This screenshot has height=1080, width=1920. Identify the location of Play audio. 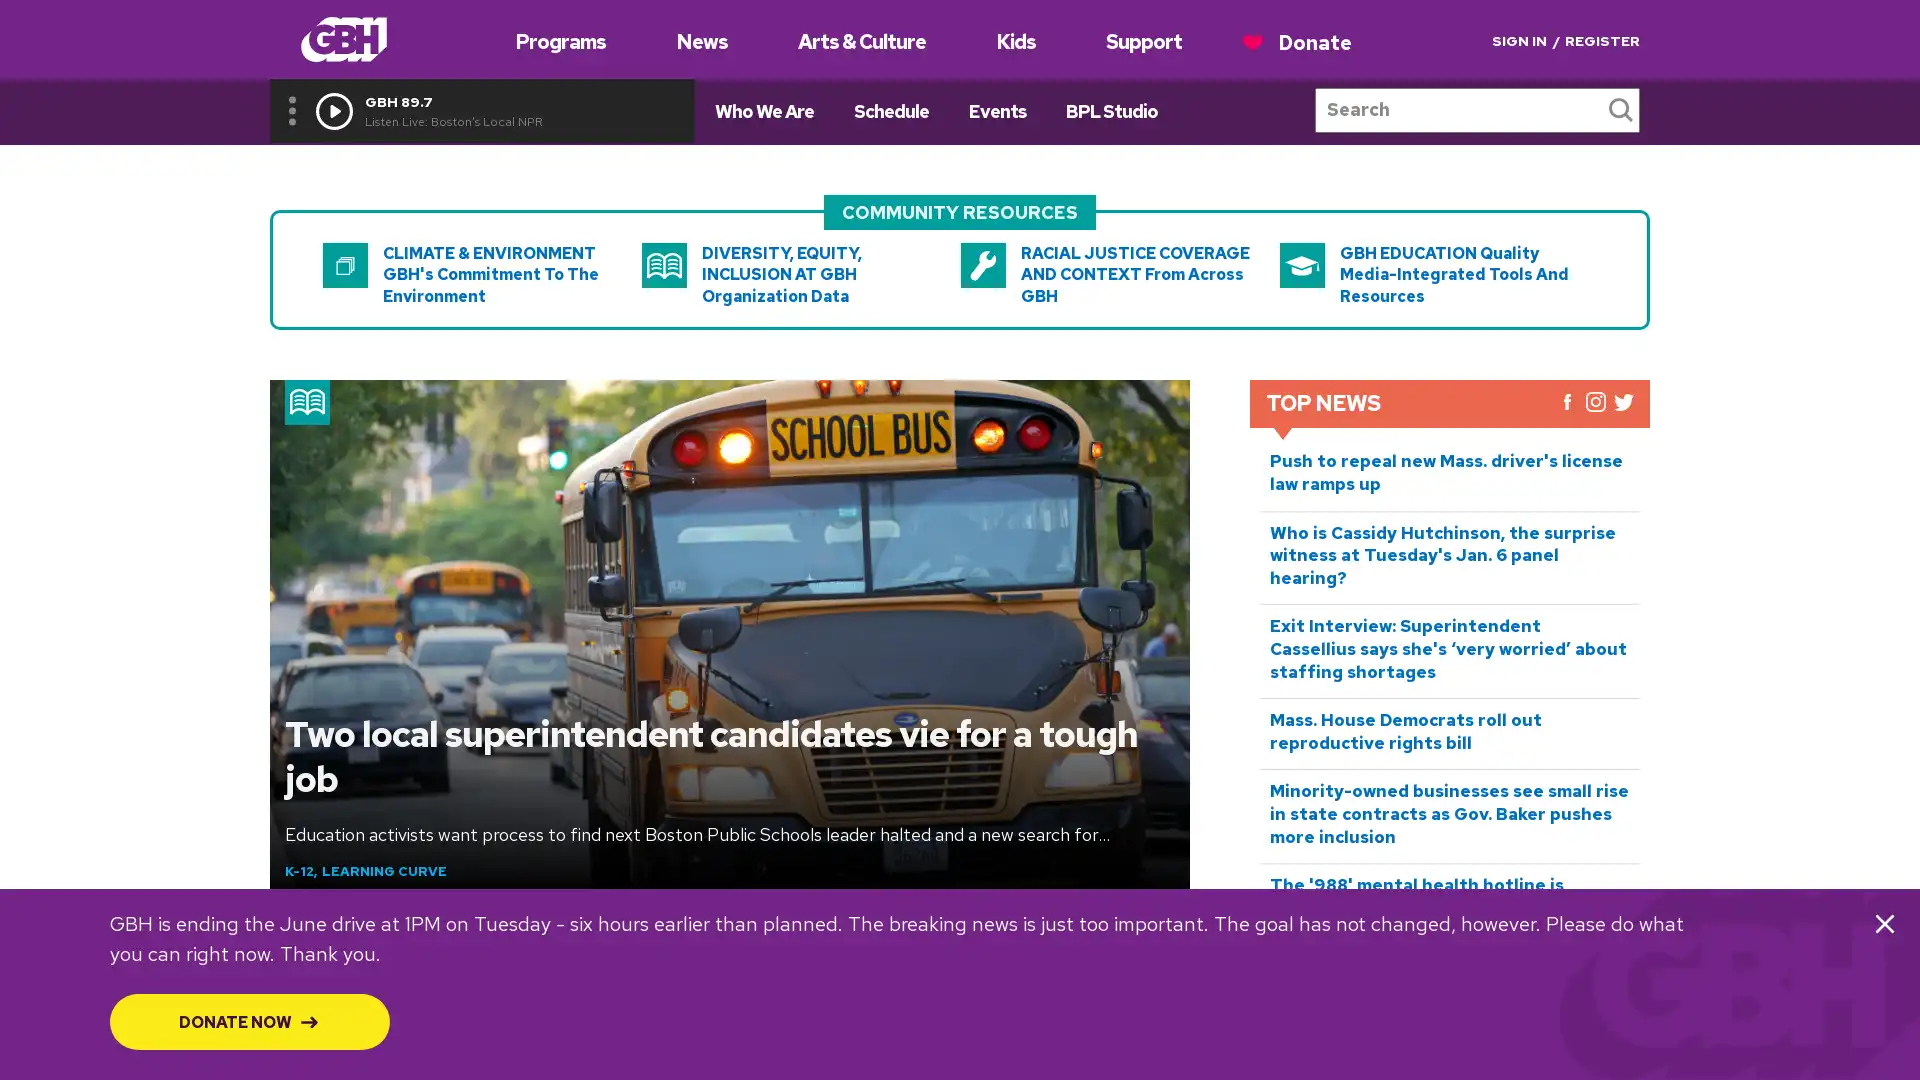
(334, 110).